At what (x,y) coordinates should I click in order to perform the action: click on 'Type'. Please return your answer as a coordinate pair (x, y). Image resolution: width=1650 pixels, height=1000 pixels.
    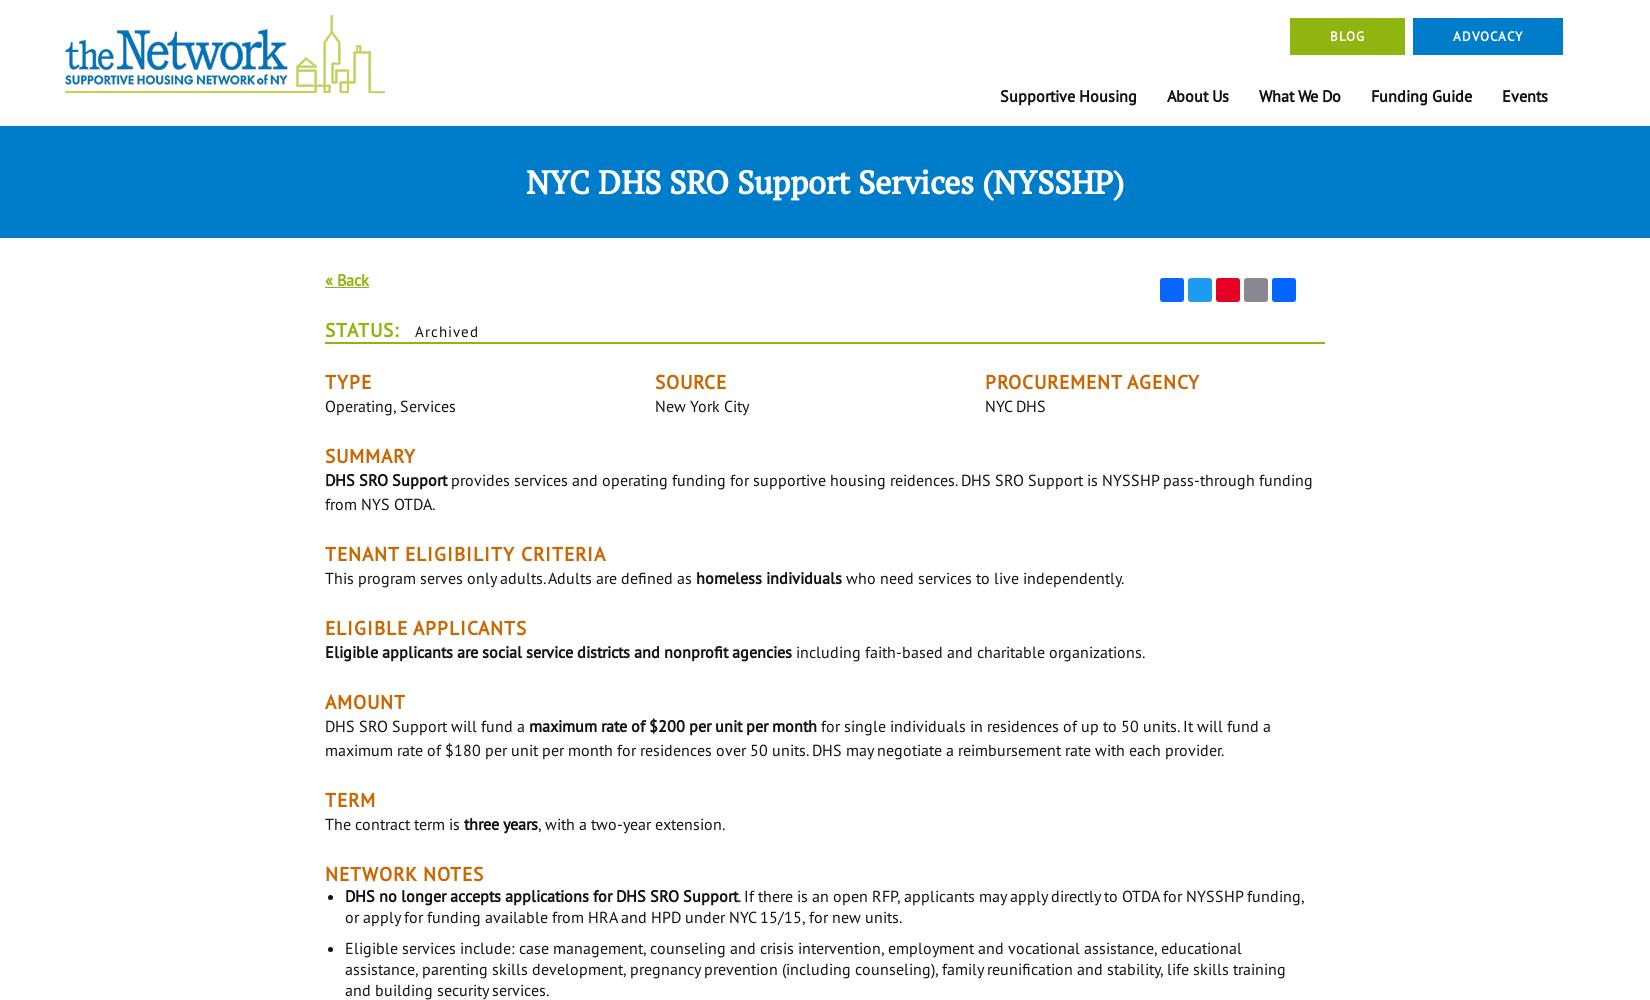
    Looking at the image, I should click on (348, 381).